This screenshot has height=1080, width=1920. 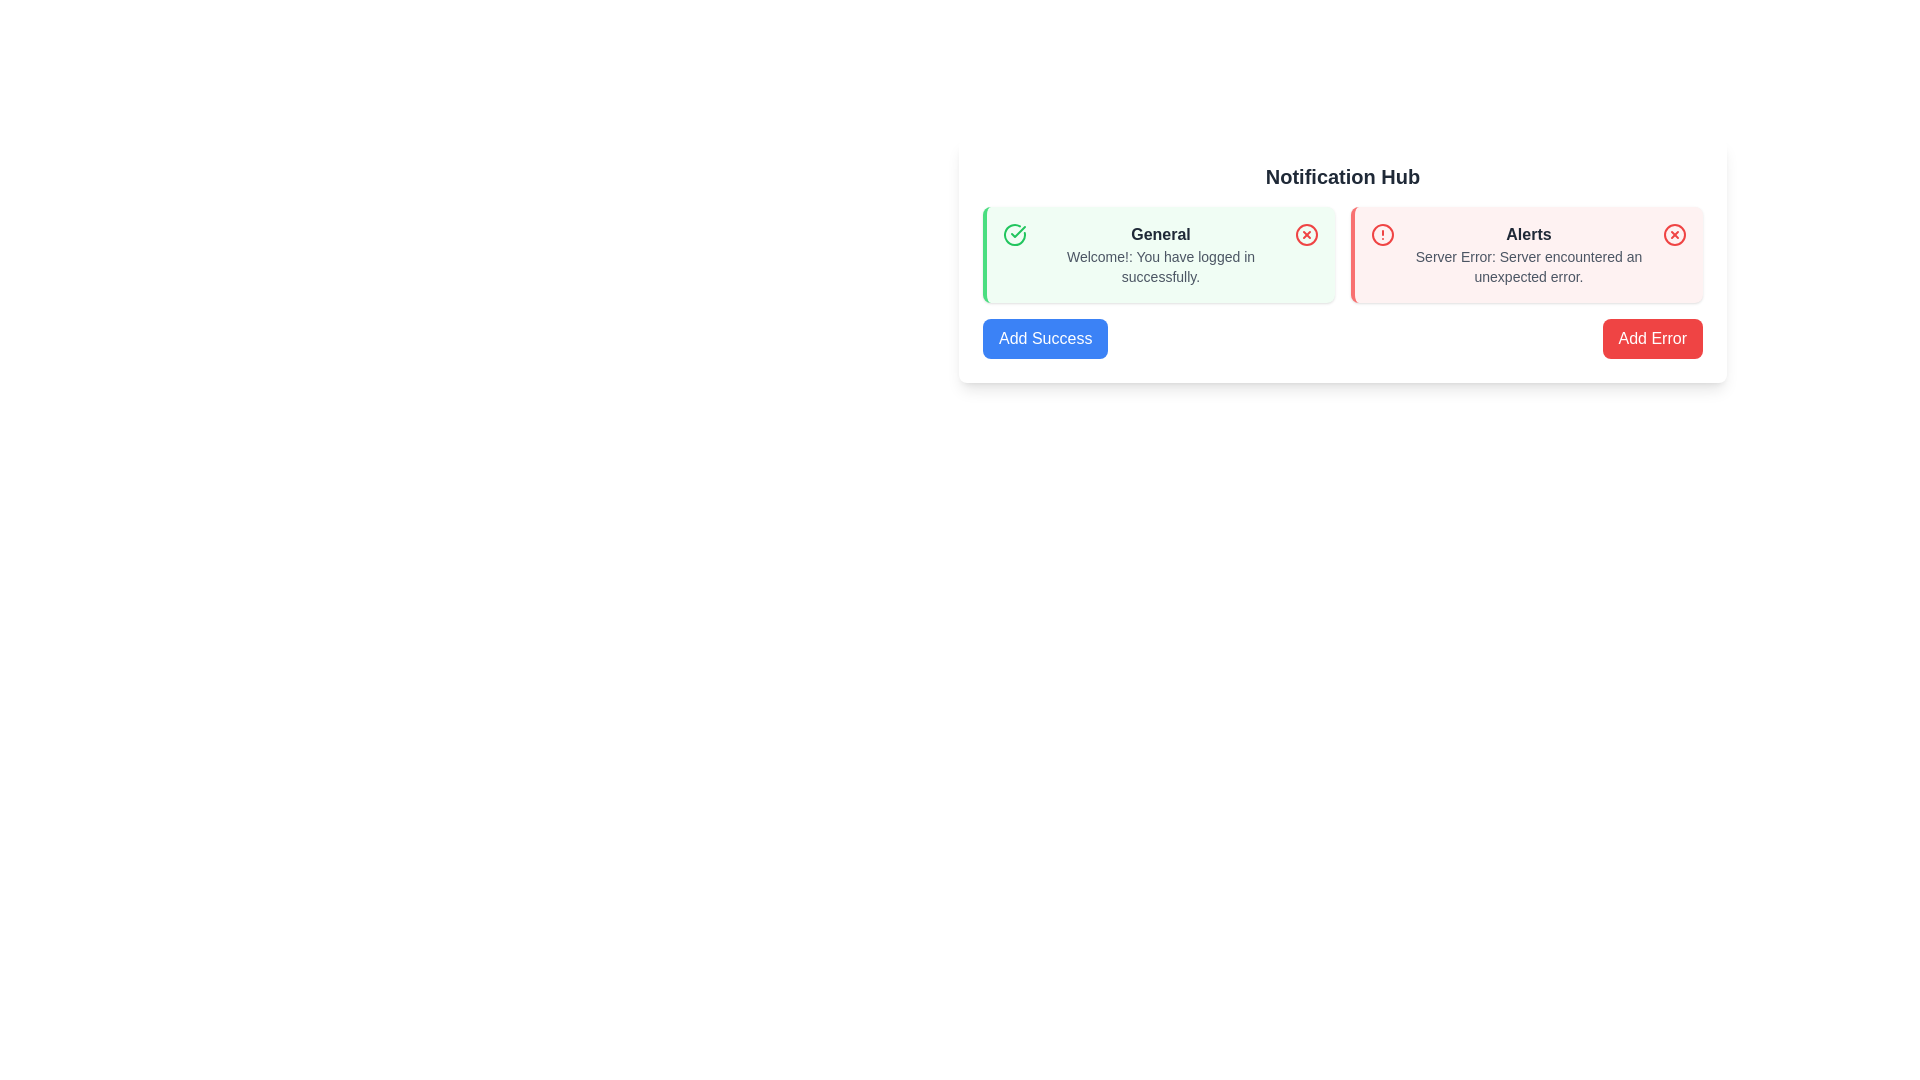 What do you see at coordinates (1675, 234) in the screenshot?
I see `the close icon in the top-right corner of the red notification card labeled 'Alerts'` at bounding box center [1675, 234].